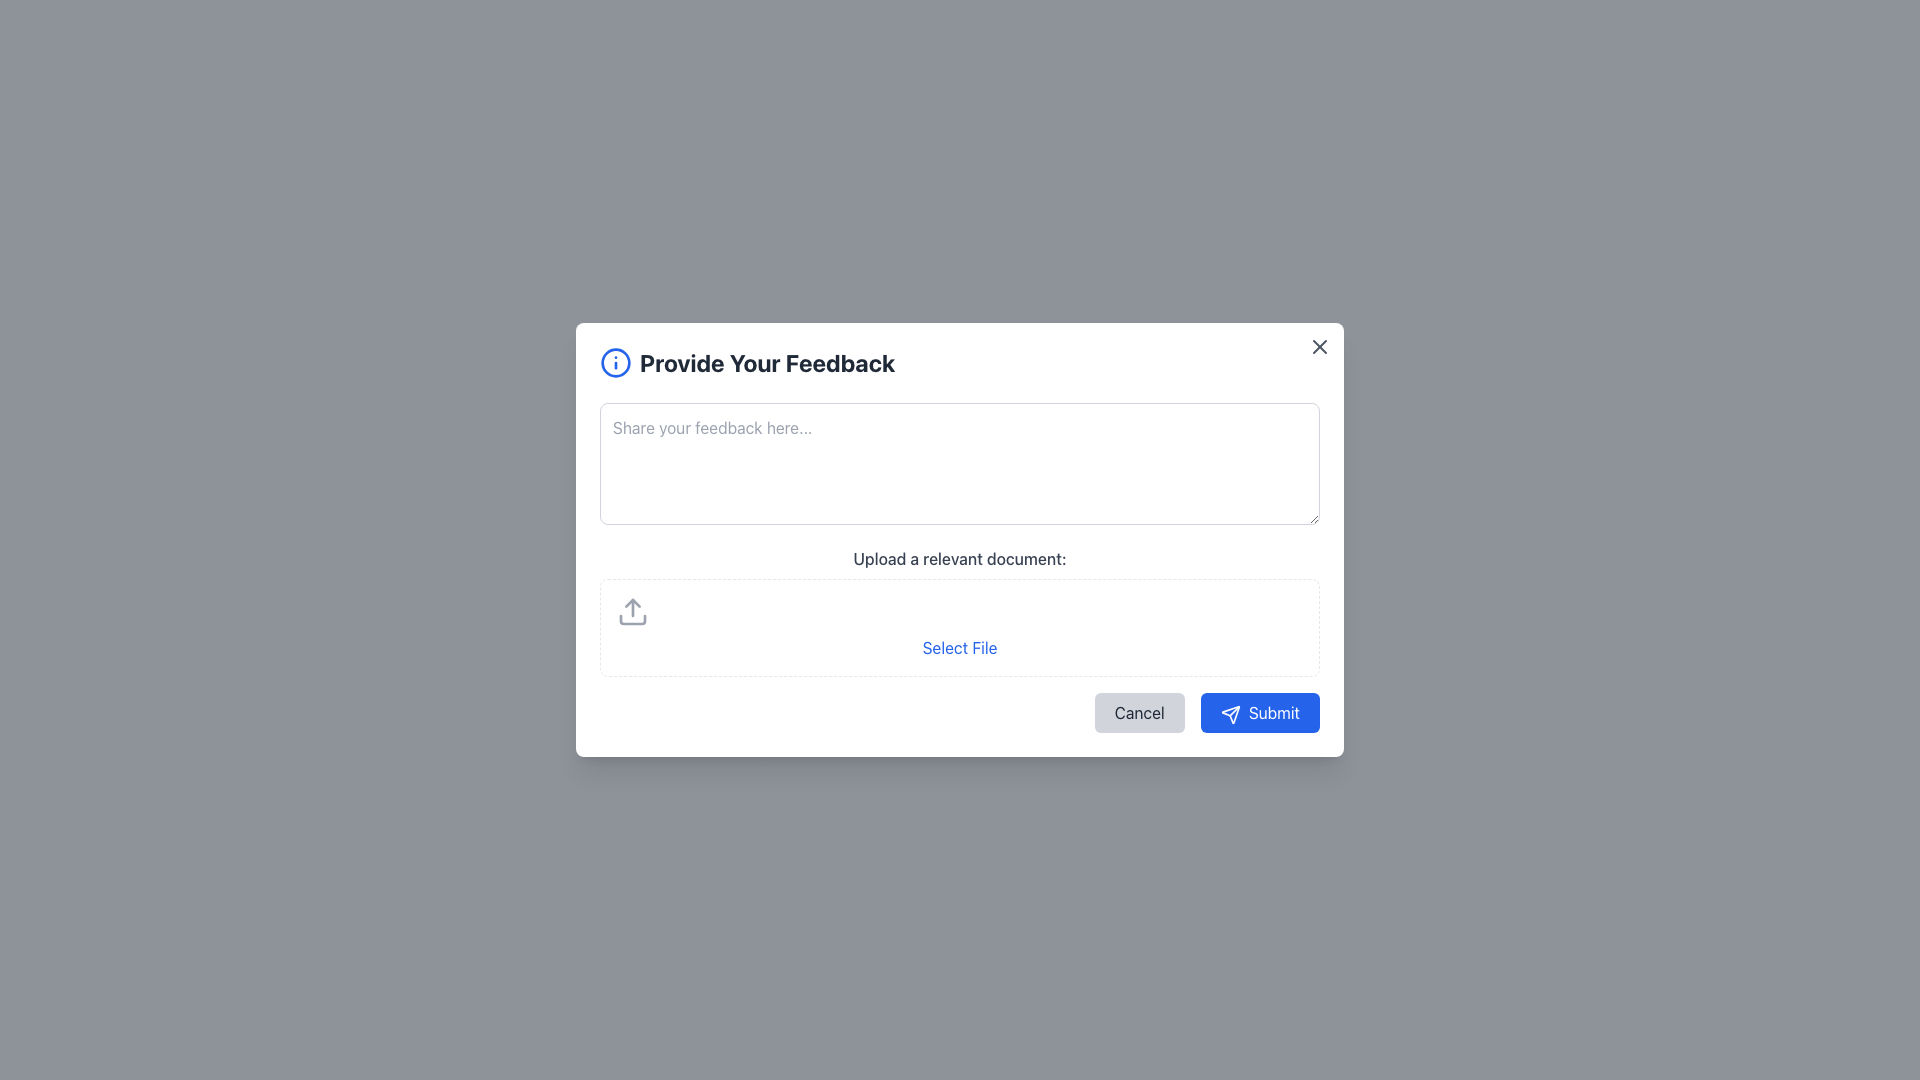 The image size is (1920, 1080). Describe the element at coordinates (1233, 710) in the screenshot. I see `the second line component of the SVG graphic that is part of the 'Submit' button` at that location.